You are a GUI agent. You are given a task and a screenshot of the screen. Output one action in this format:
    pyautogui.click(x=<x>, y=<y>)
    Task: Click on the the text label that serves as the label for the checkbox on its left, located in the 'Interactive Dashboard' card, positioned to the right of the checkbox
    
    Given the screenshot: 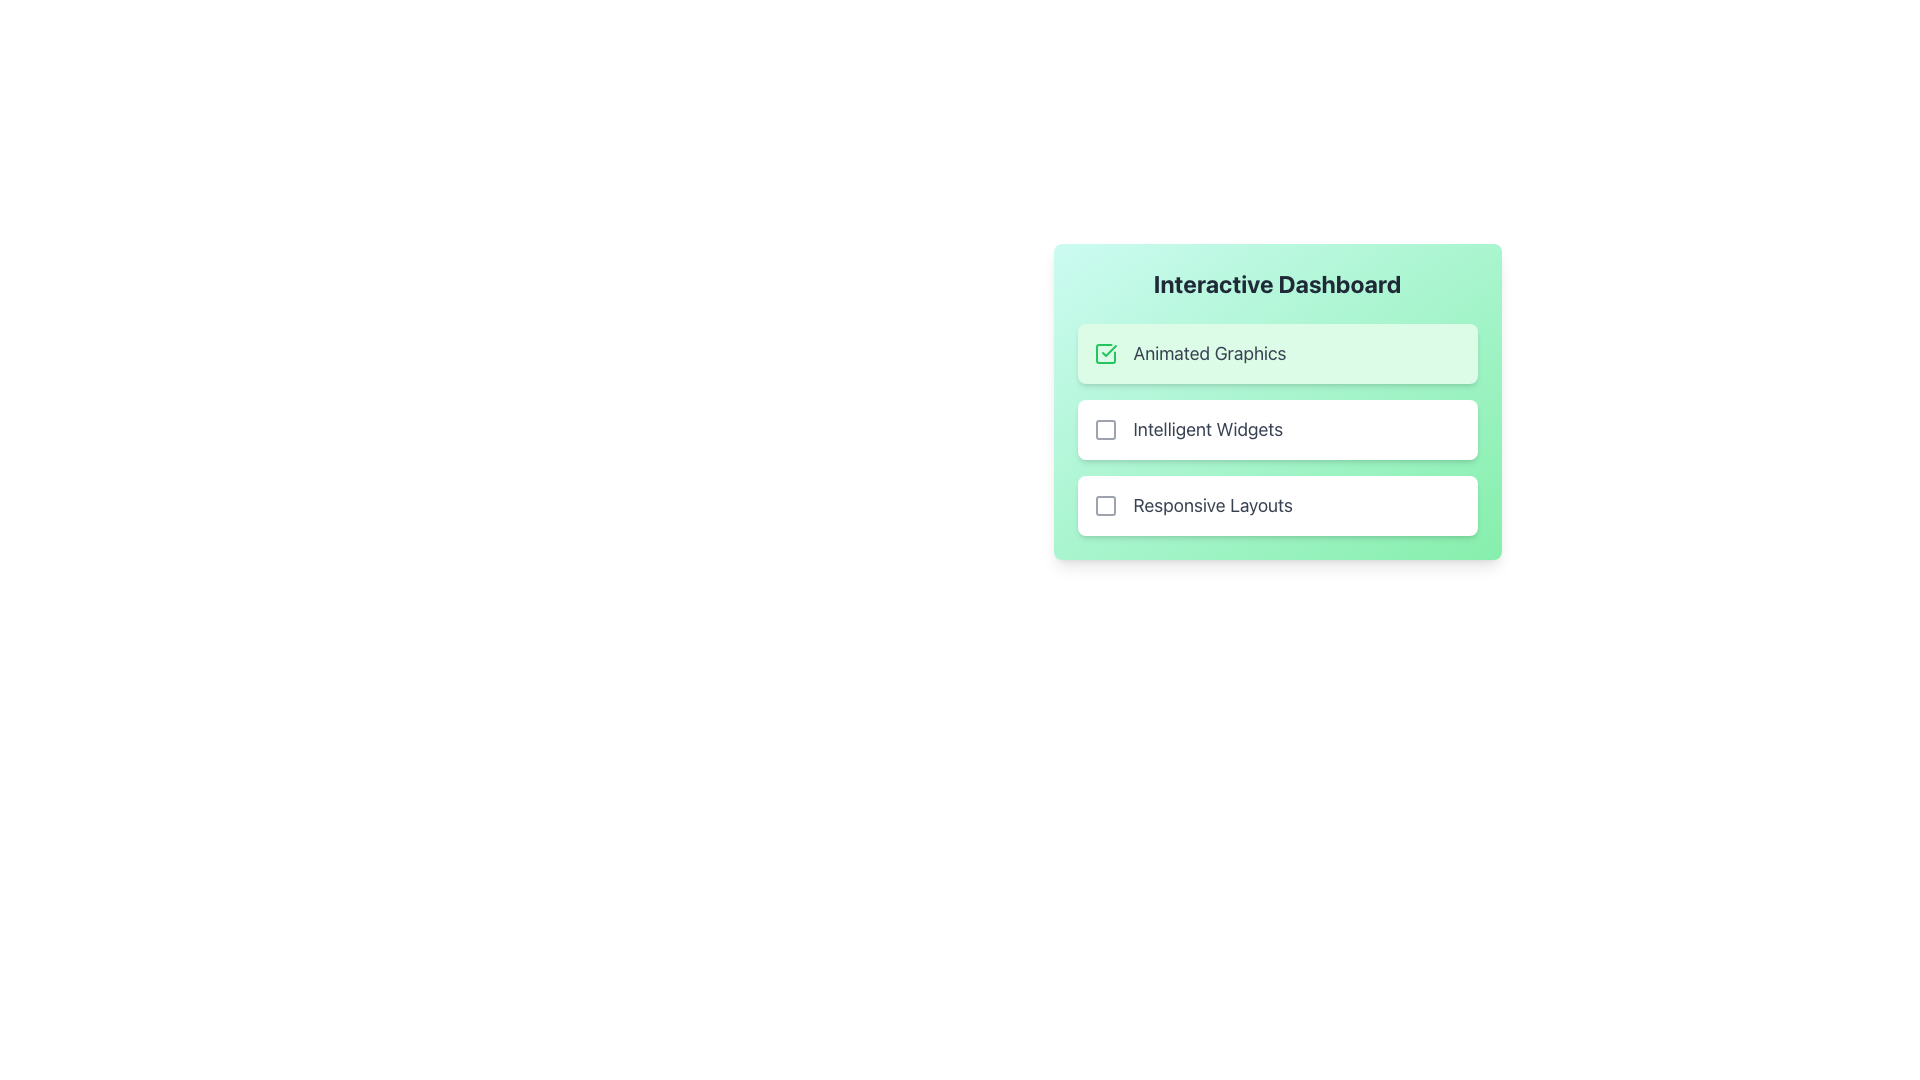 What is the action you would take?
    pyautogui.click(x=1212, y=504)
    